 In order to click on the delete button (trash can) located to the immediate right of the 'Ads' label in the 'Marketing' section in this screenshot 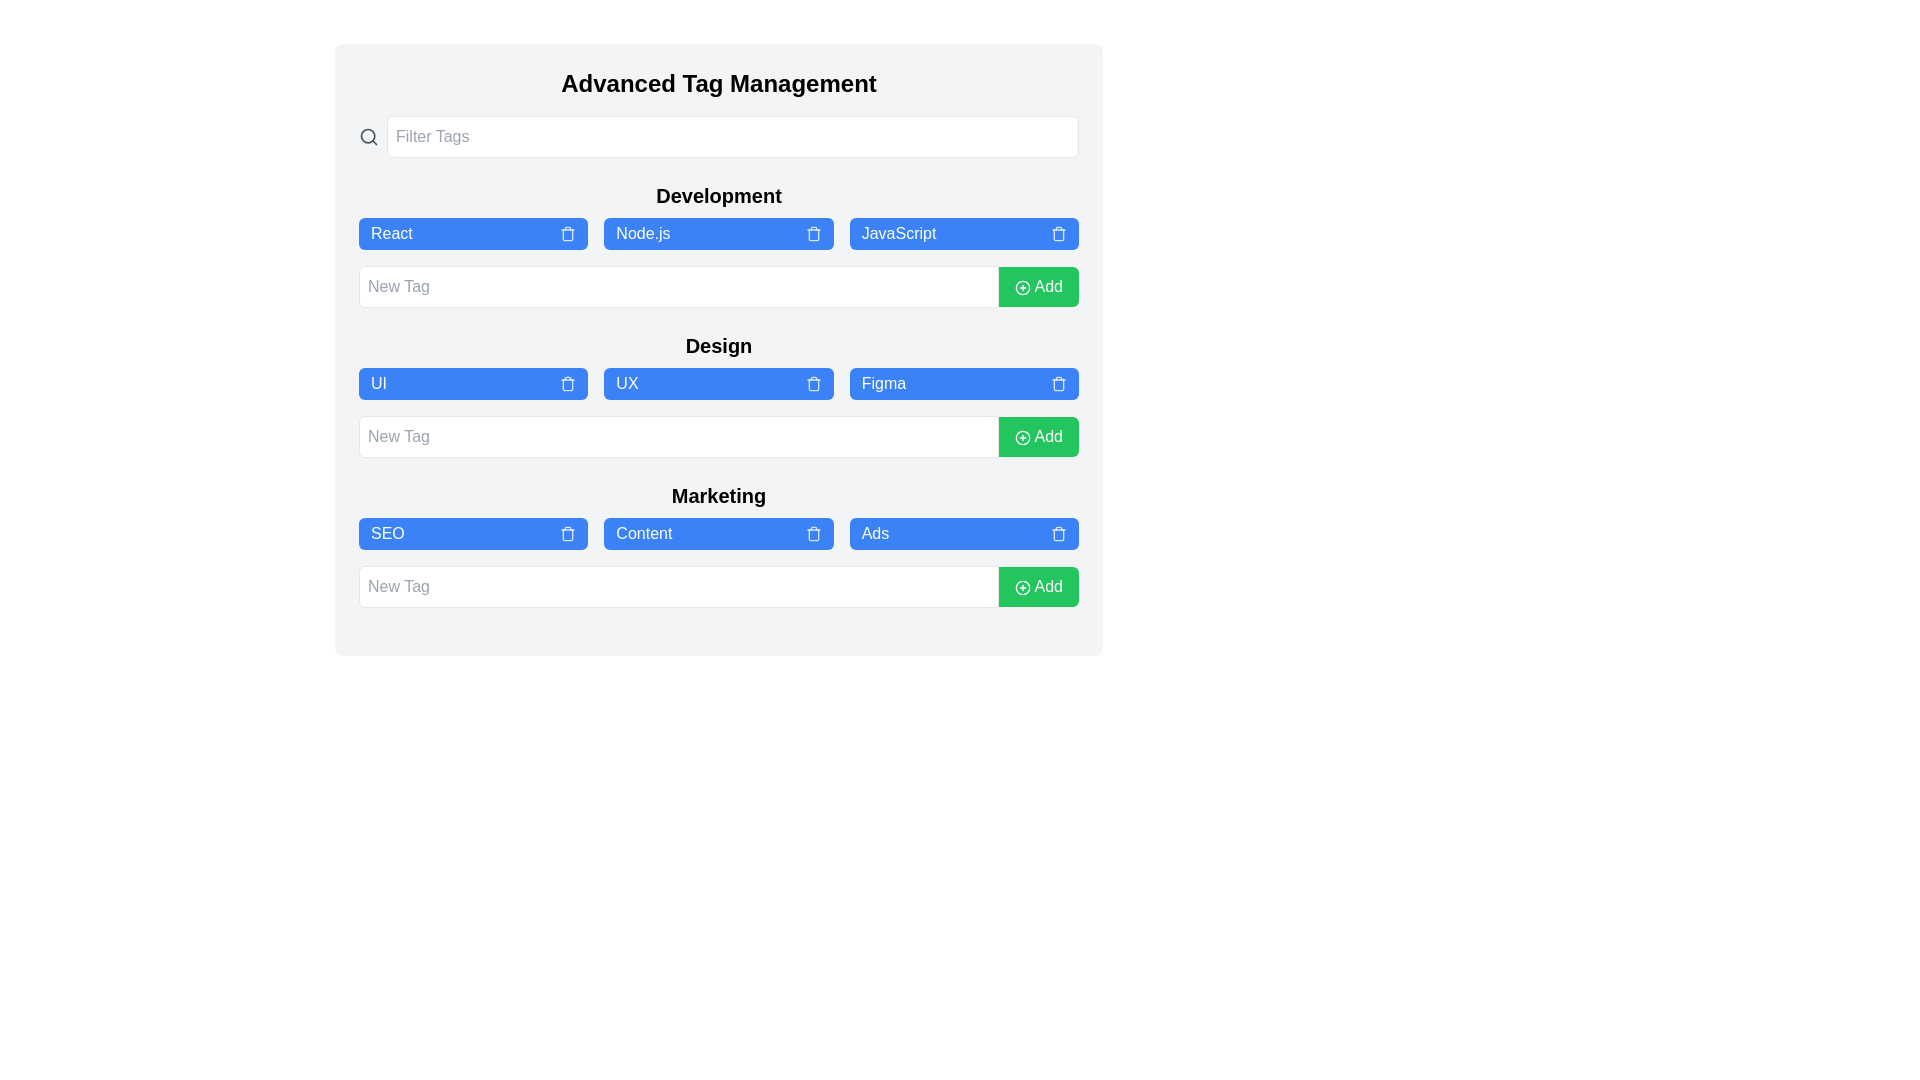, I will do `click(1058, 532)`.